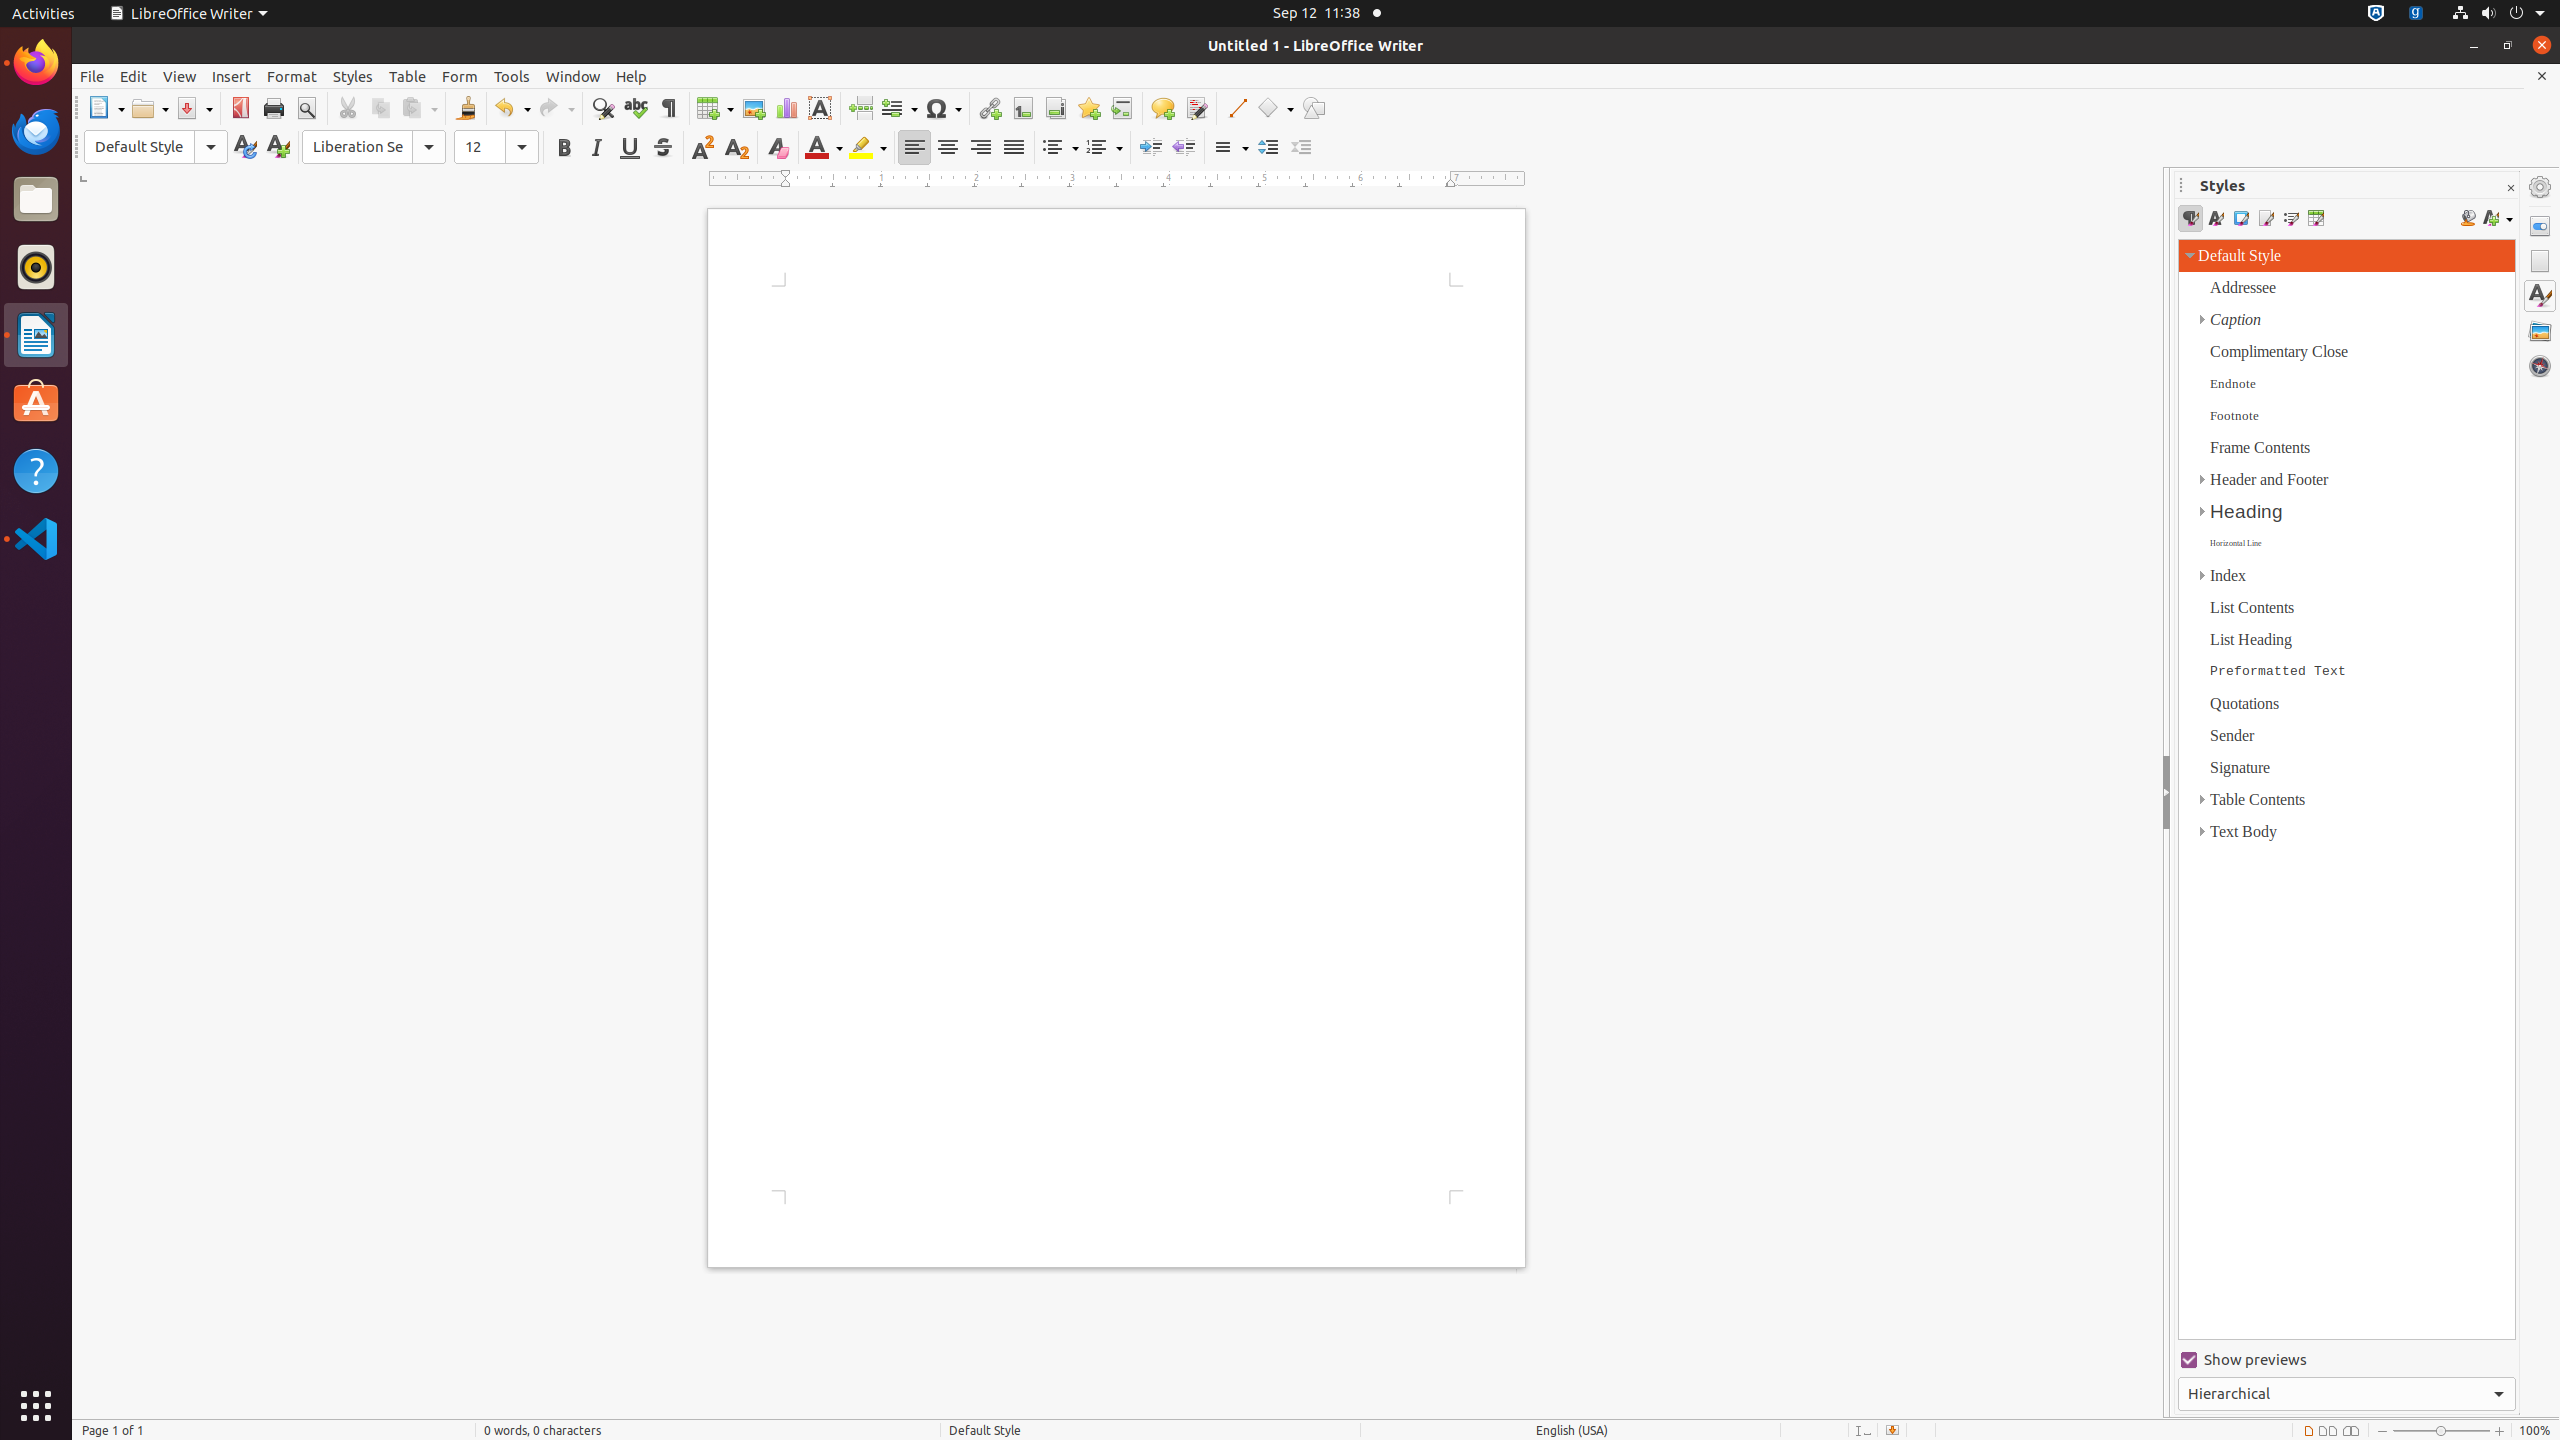  What do you see at coordinates (702, 146) in the screenshot?
I see `'Superscript'` at bounding box center [702, 146].